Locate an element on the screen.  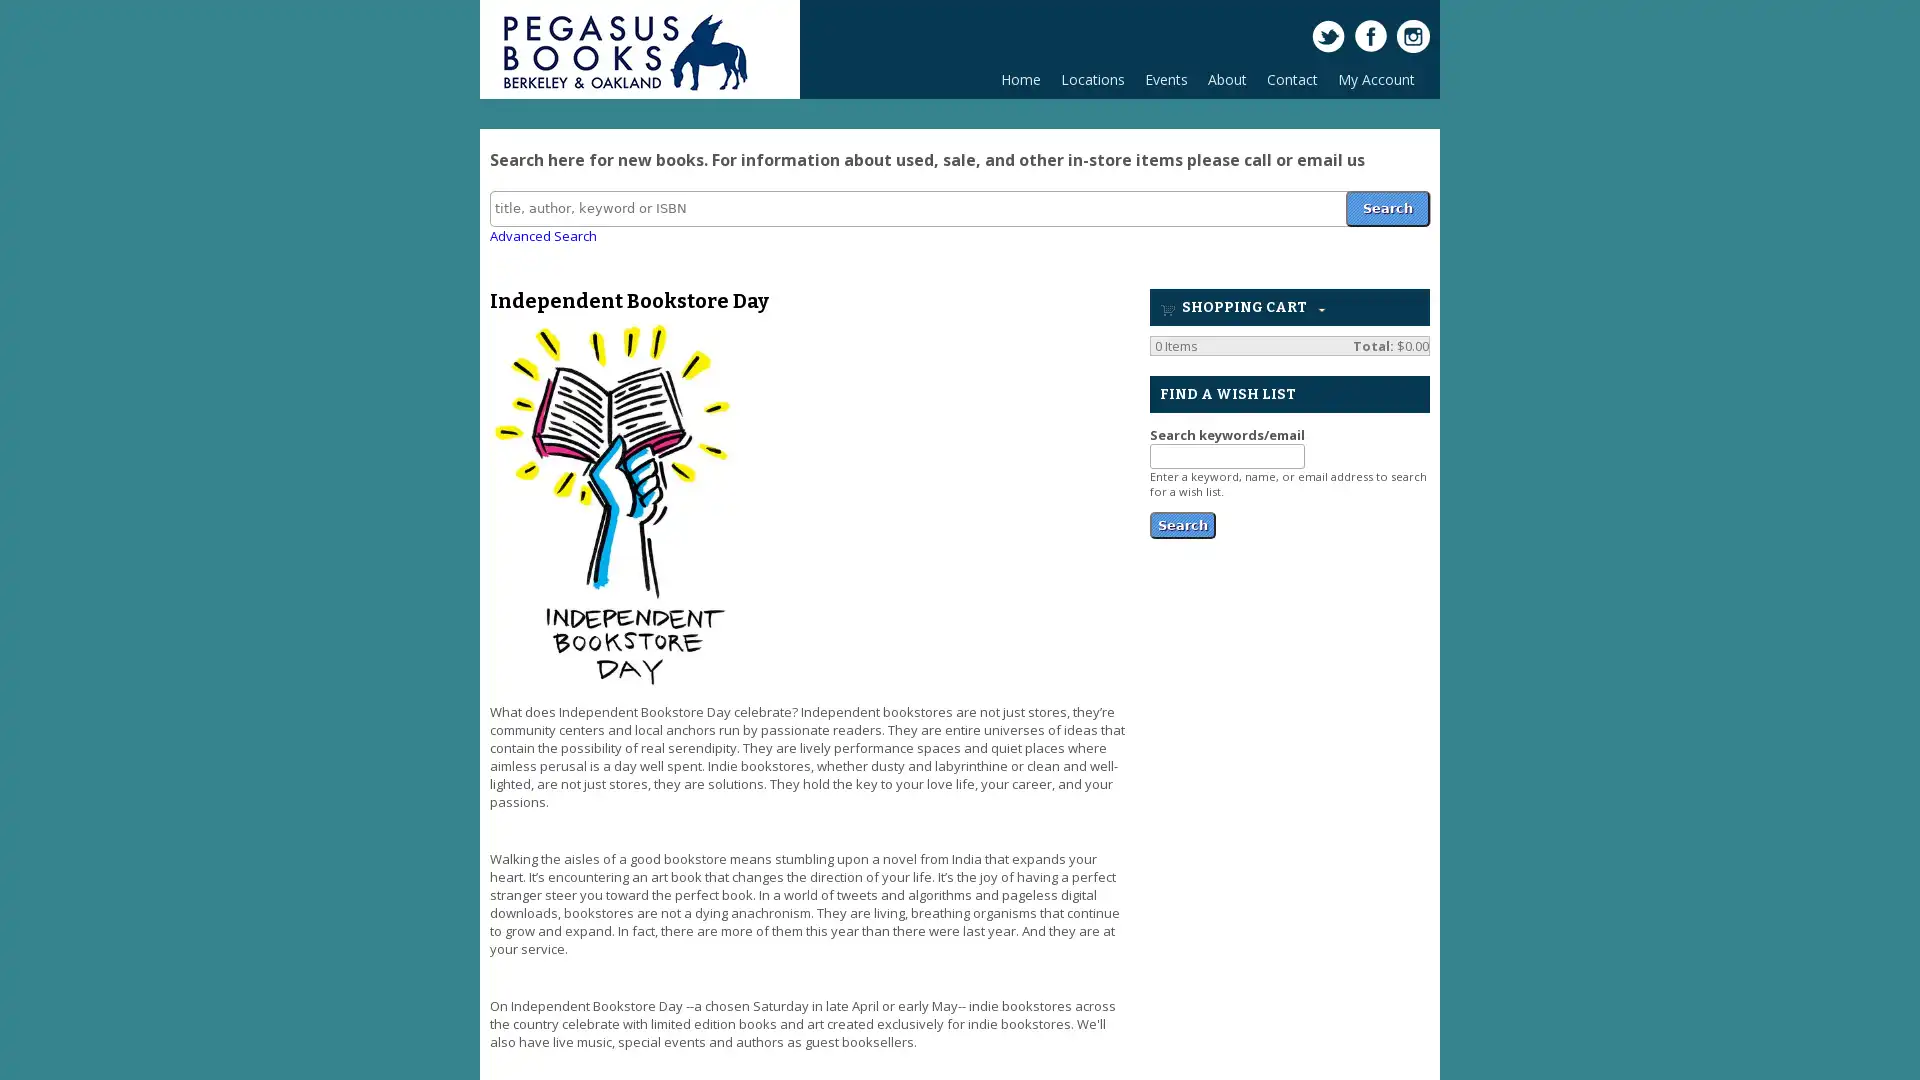
Search is located at coordinates (1182, 522).